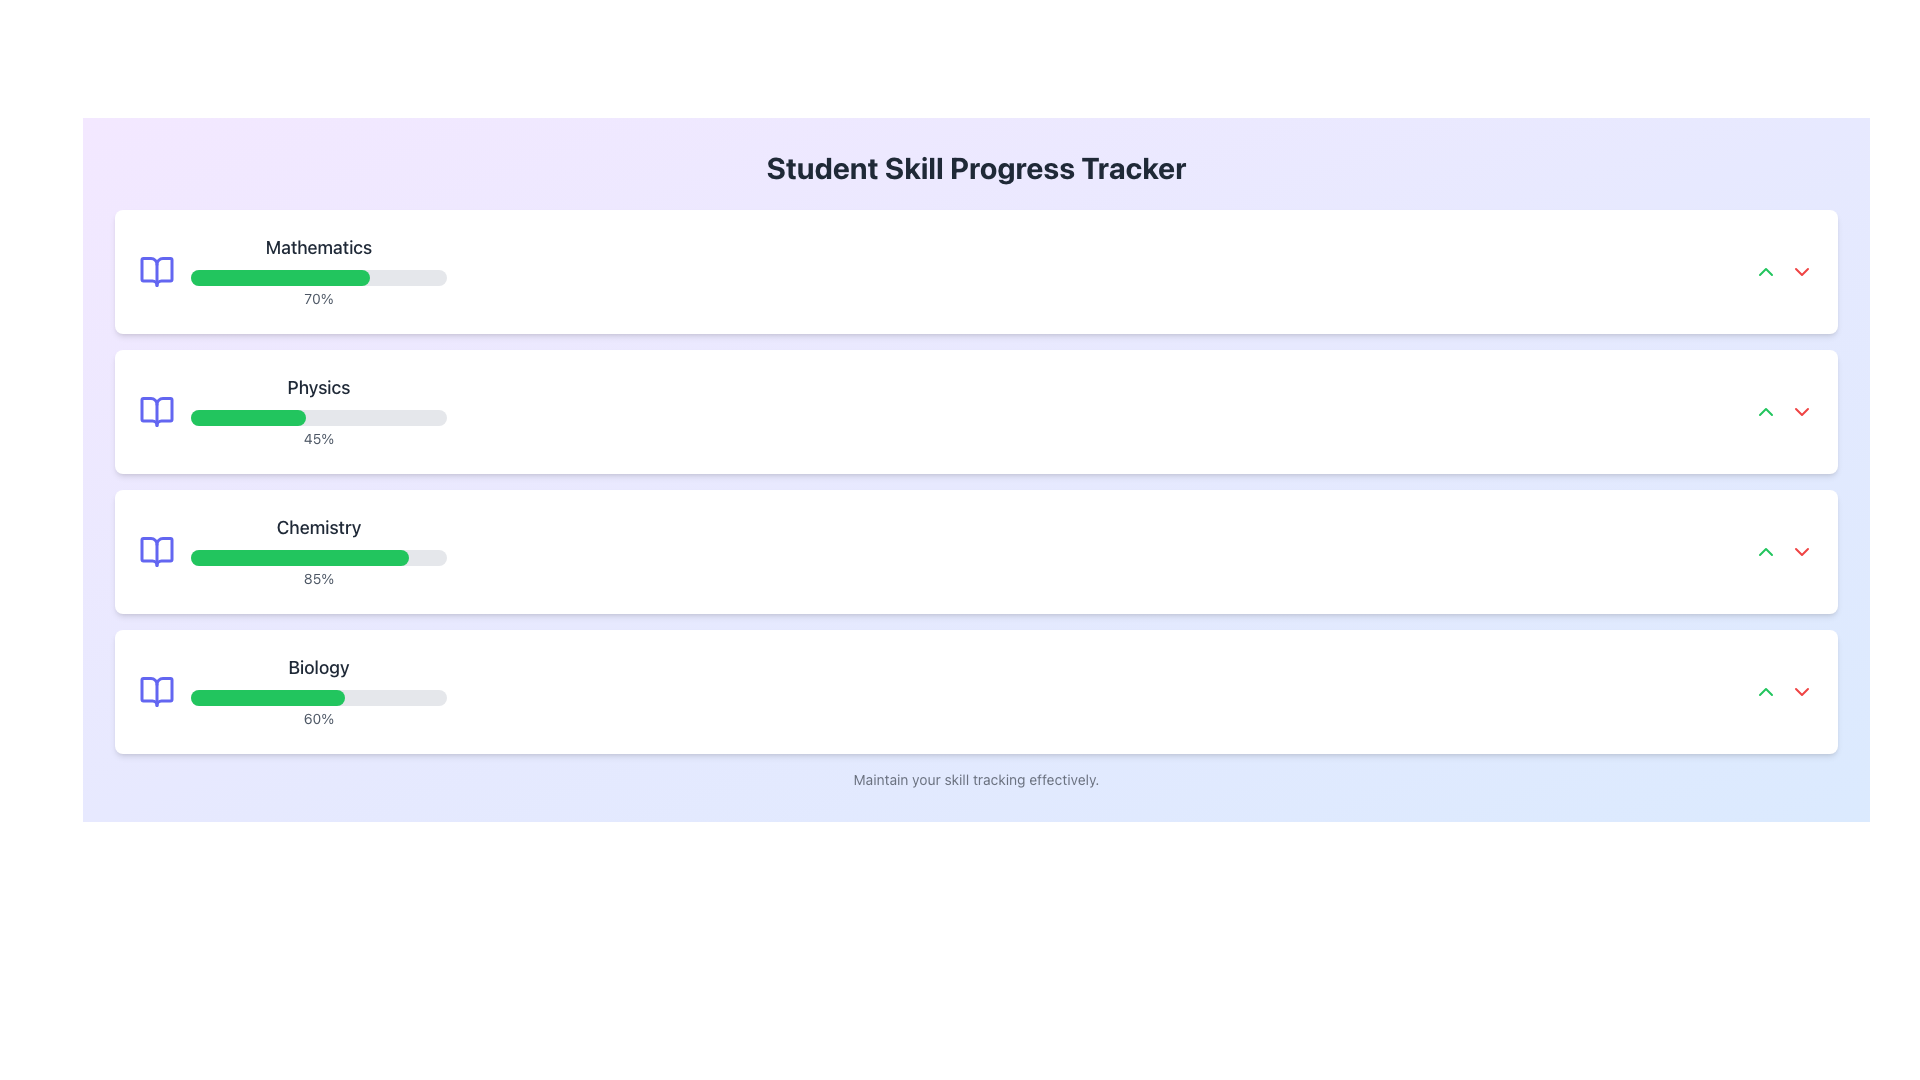  Describe the element at coordinates (317, 277) in the screenshot. I see `the Progress bar indicating 70% completion in the Mathematics card` at that location.